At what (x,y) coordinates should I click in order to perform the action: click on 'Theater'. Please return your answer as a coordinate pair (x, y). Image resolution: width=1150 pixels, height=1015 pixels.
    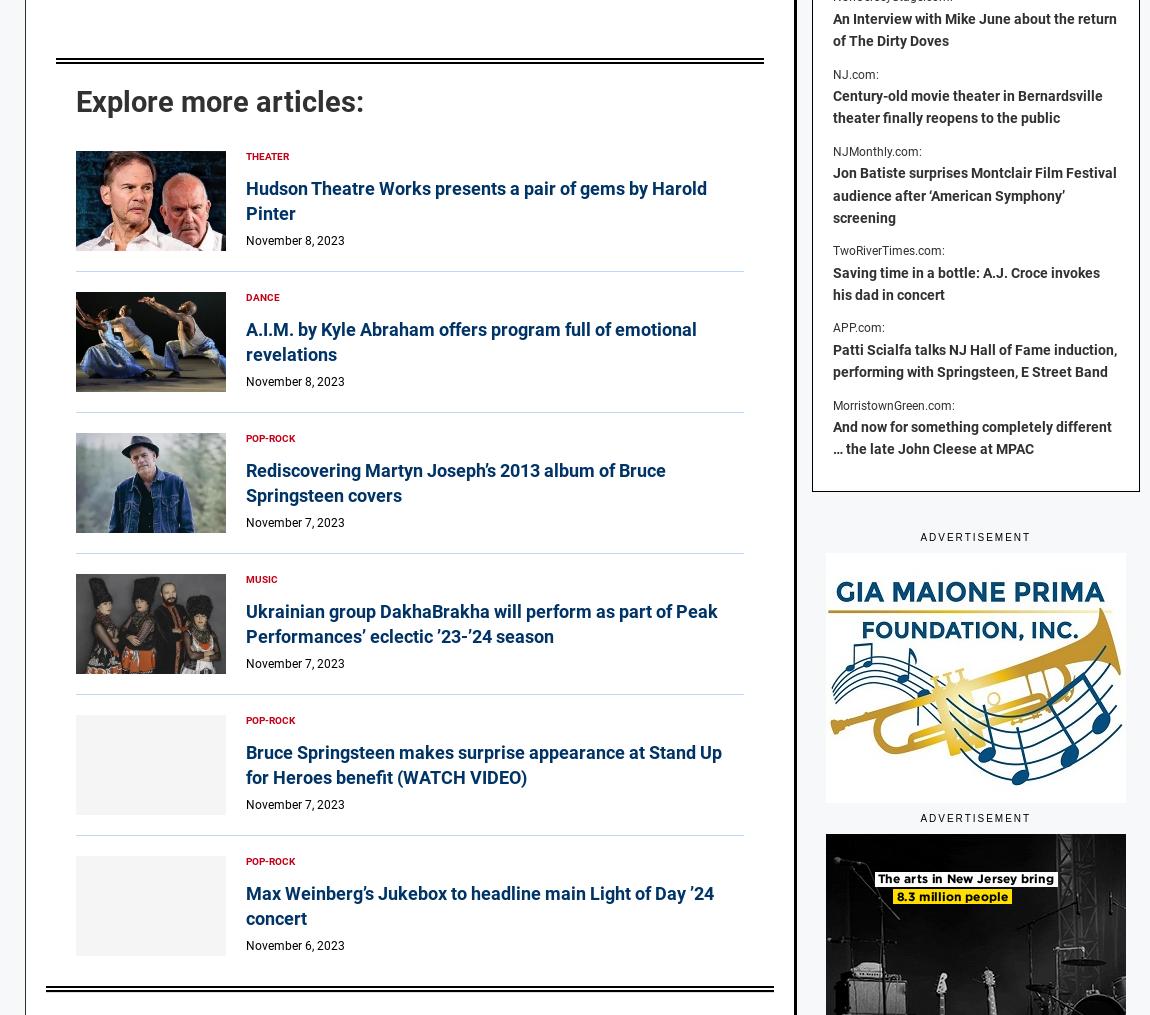
    Looking at the image, I should click on (266, 154).